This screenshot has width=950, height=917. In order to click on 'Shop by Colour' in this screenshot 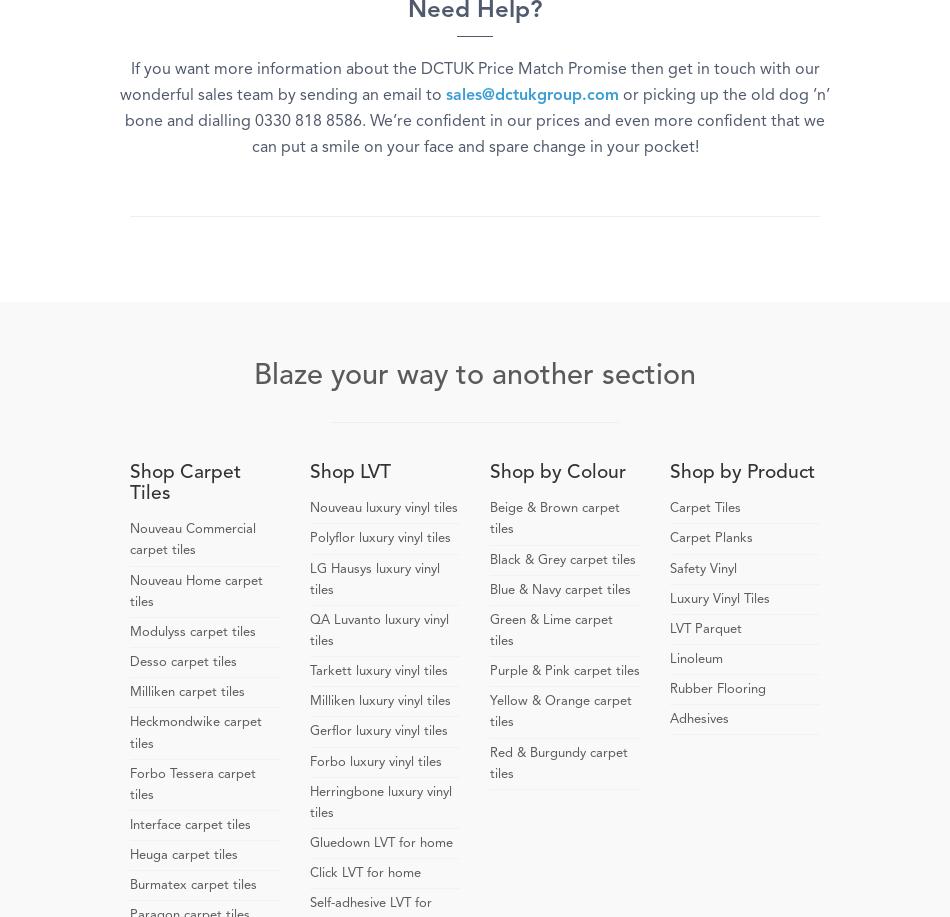, I will do `click(558, 471)`.